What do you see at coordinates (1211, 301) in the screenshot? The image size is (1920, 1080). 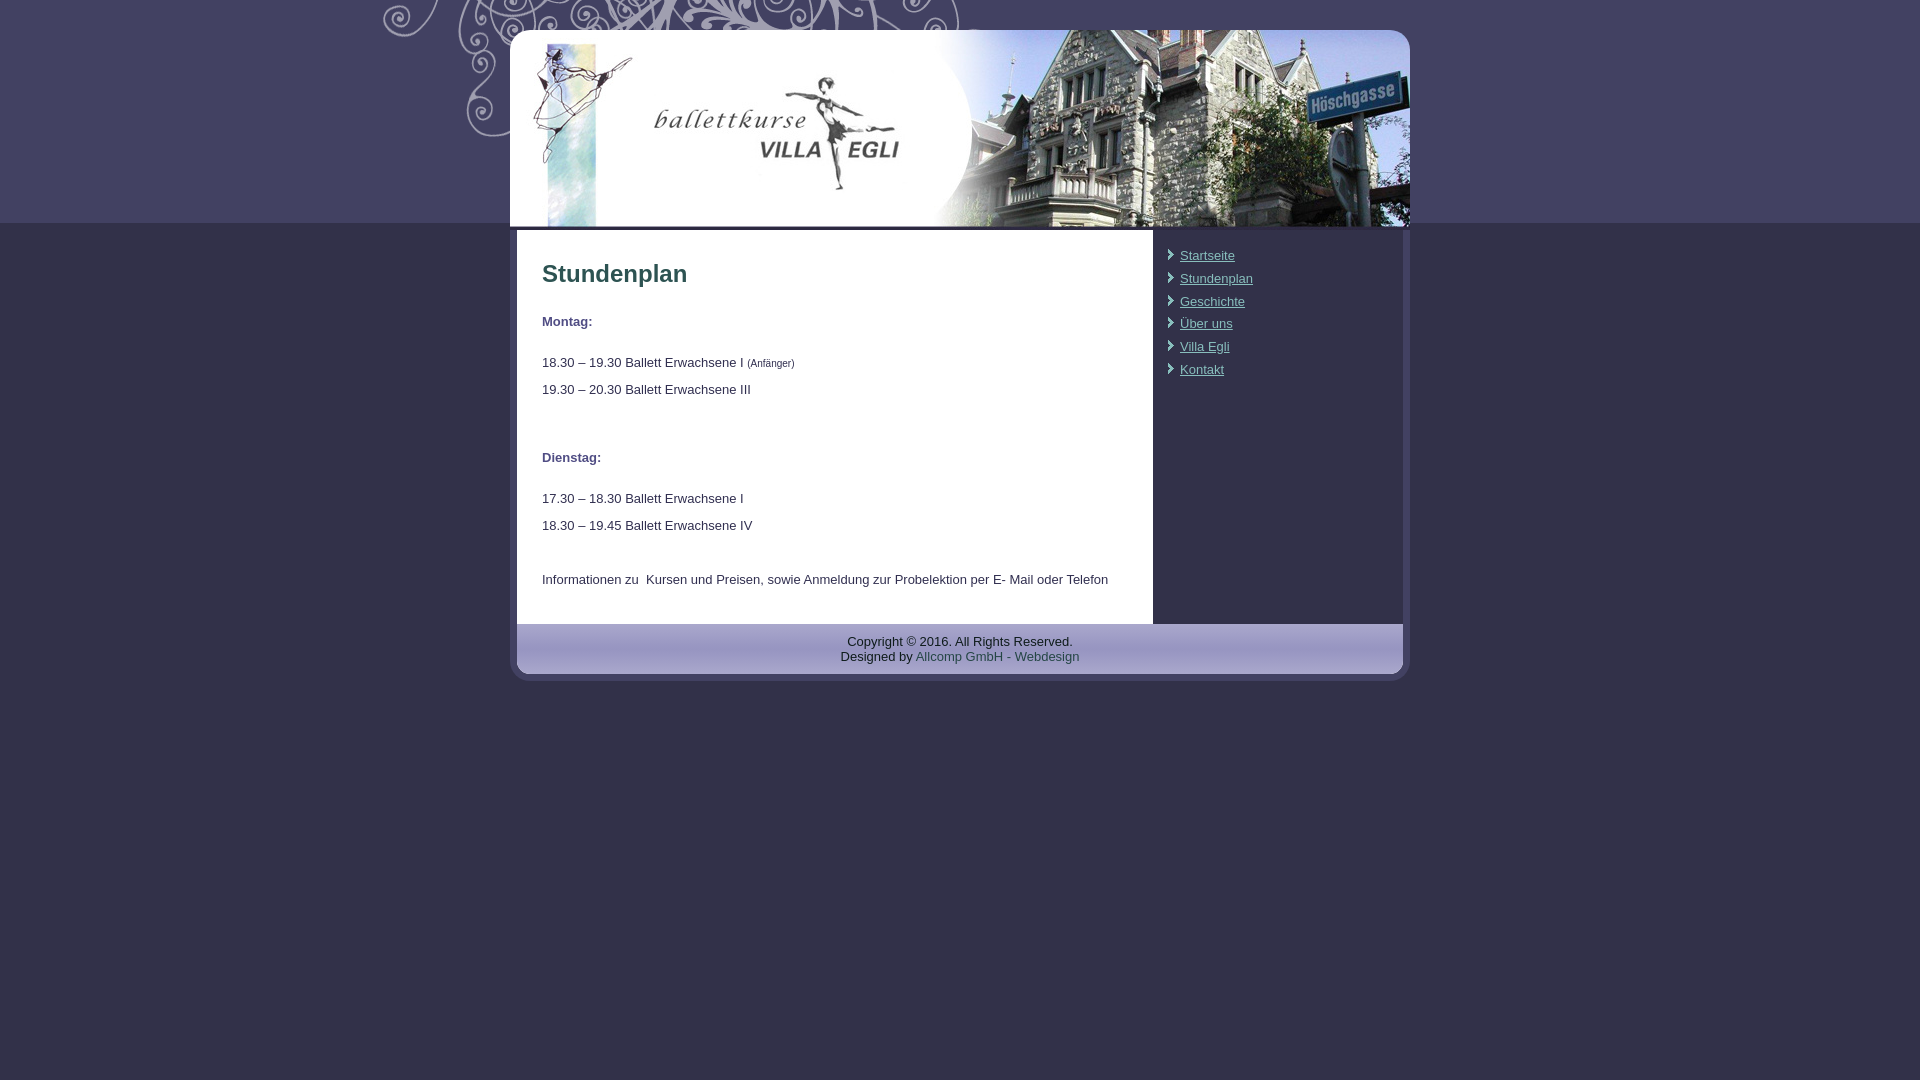 I see `'Geschichte'` at bounding box center [1211, 301].